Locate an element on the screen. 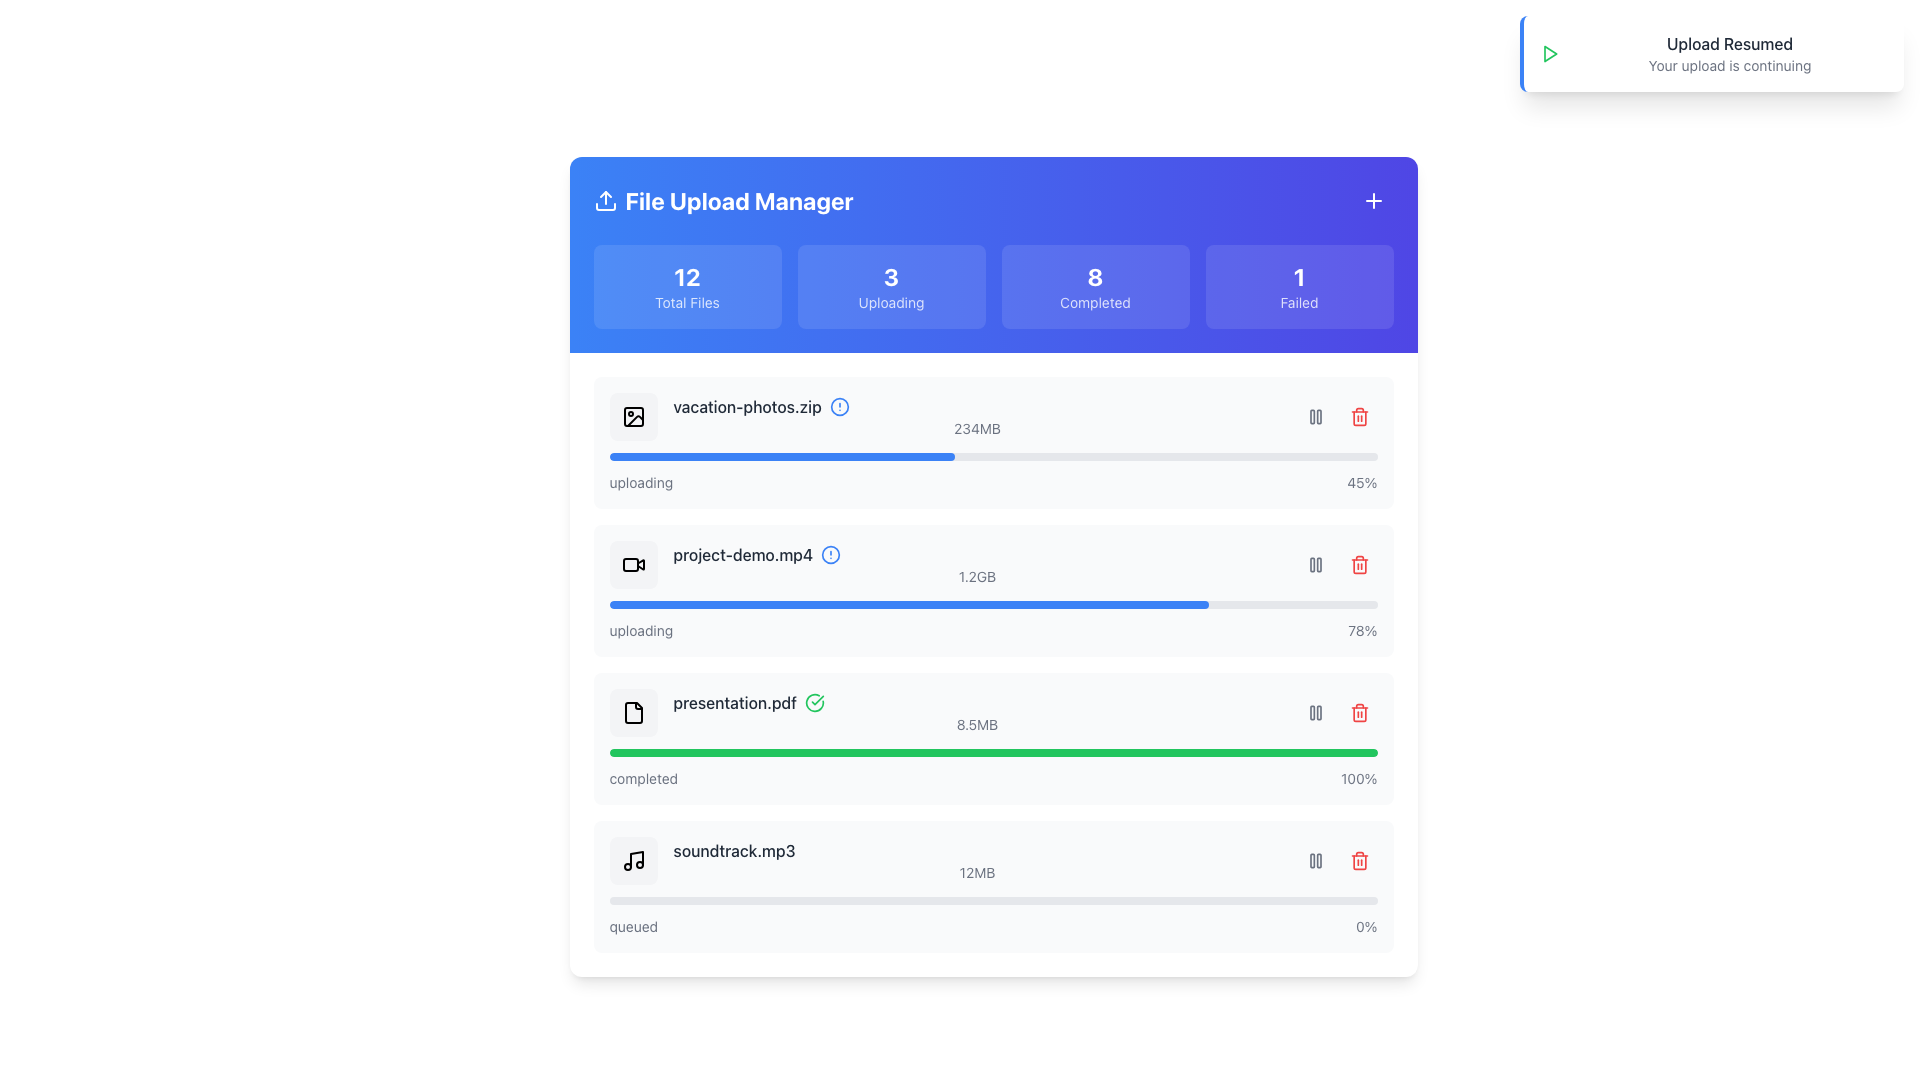 The width and height of the screenshot is (1920, 1080). the informational text label that indicates the size of the file 'presentation.pdf', located in the 'Completed' section next to its name is located at coordinates (977, 725).